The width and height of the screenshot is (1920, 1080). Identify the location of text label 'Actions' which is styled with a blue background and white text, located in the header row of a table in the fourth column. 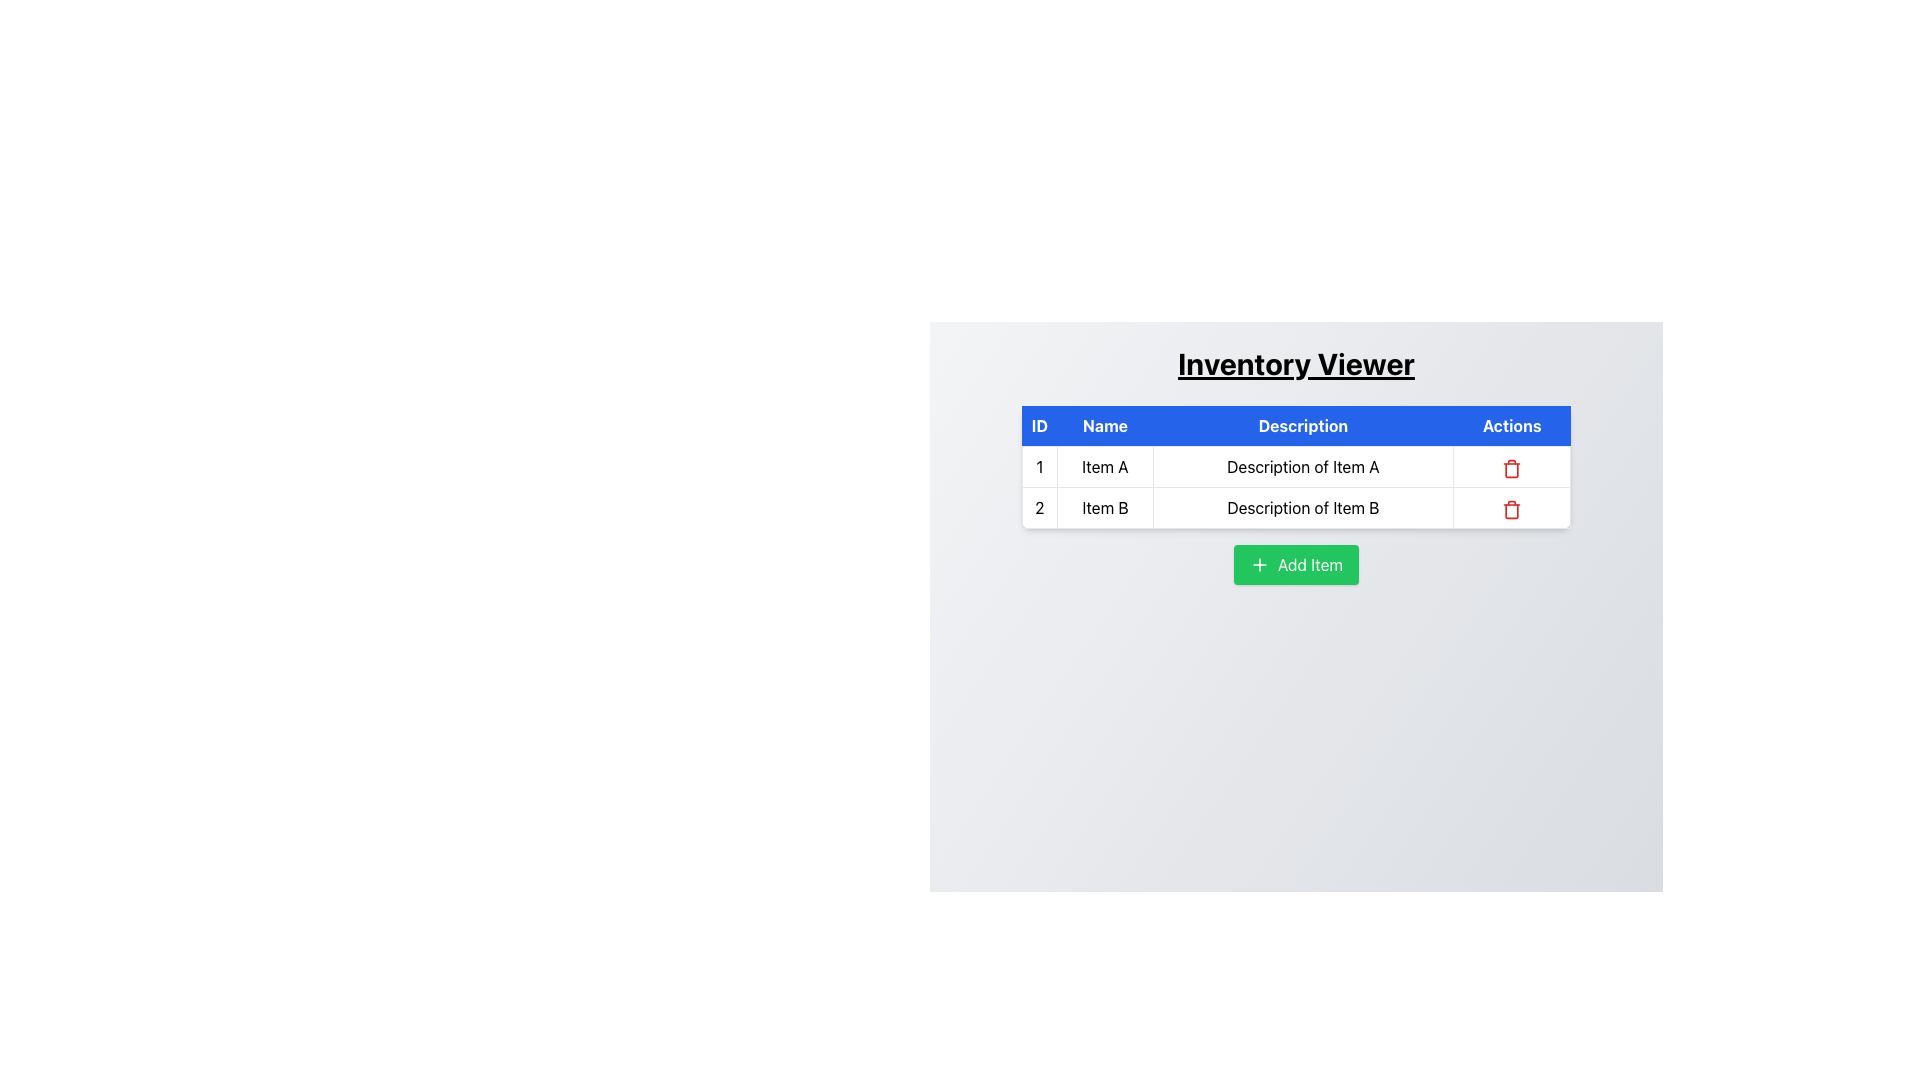
(1512, 425).